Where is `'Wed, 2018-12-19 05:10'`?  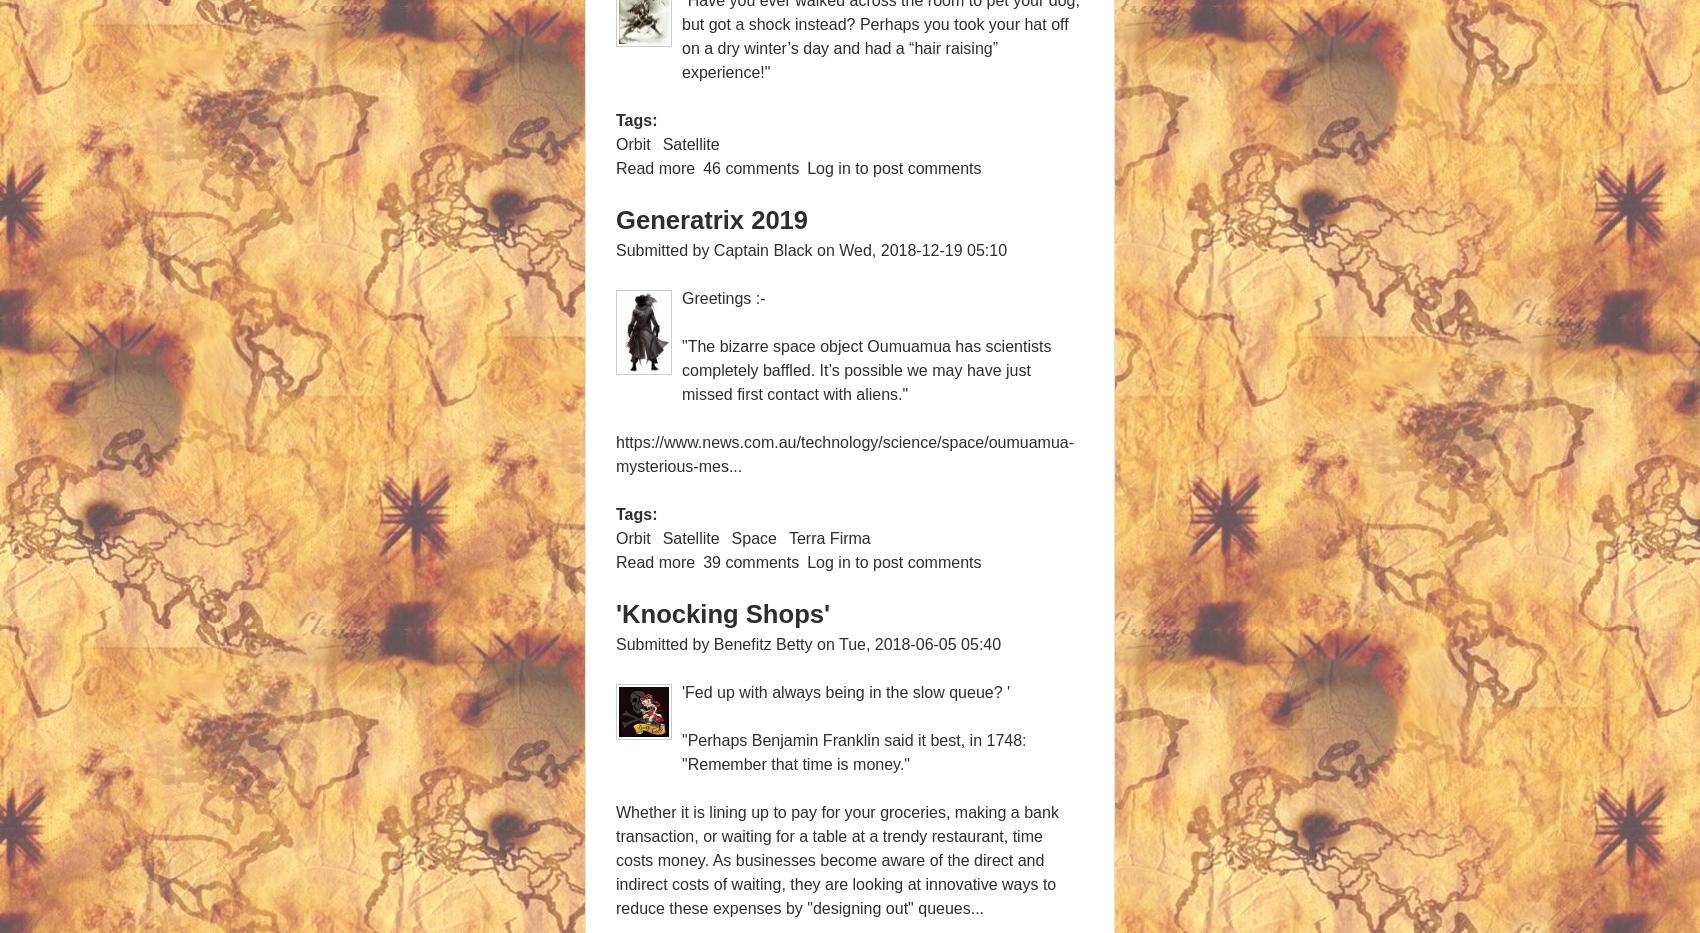
'Wed, 2018-12-19 05:10' is located at coordinates (922, 249).